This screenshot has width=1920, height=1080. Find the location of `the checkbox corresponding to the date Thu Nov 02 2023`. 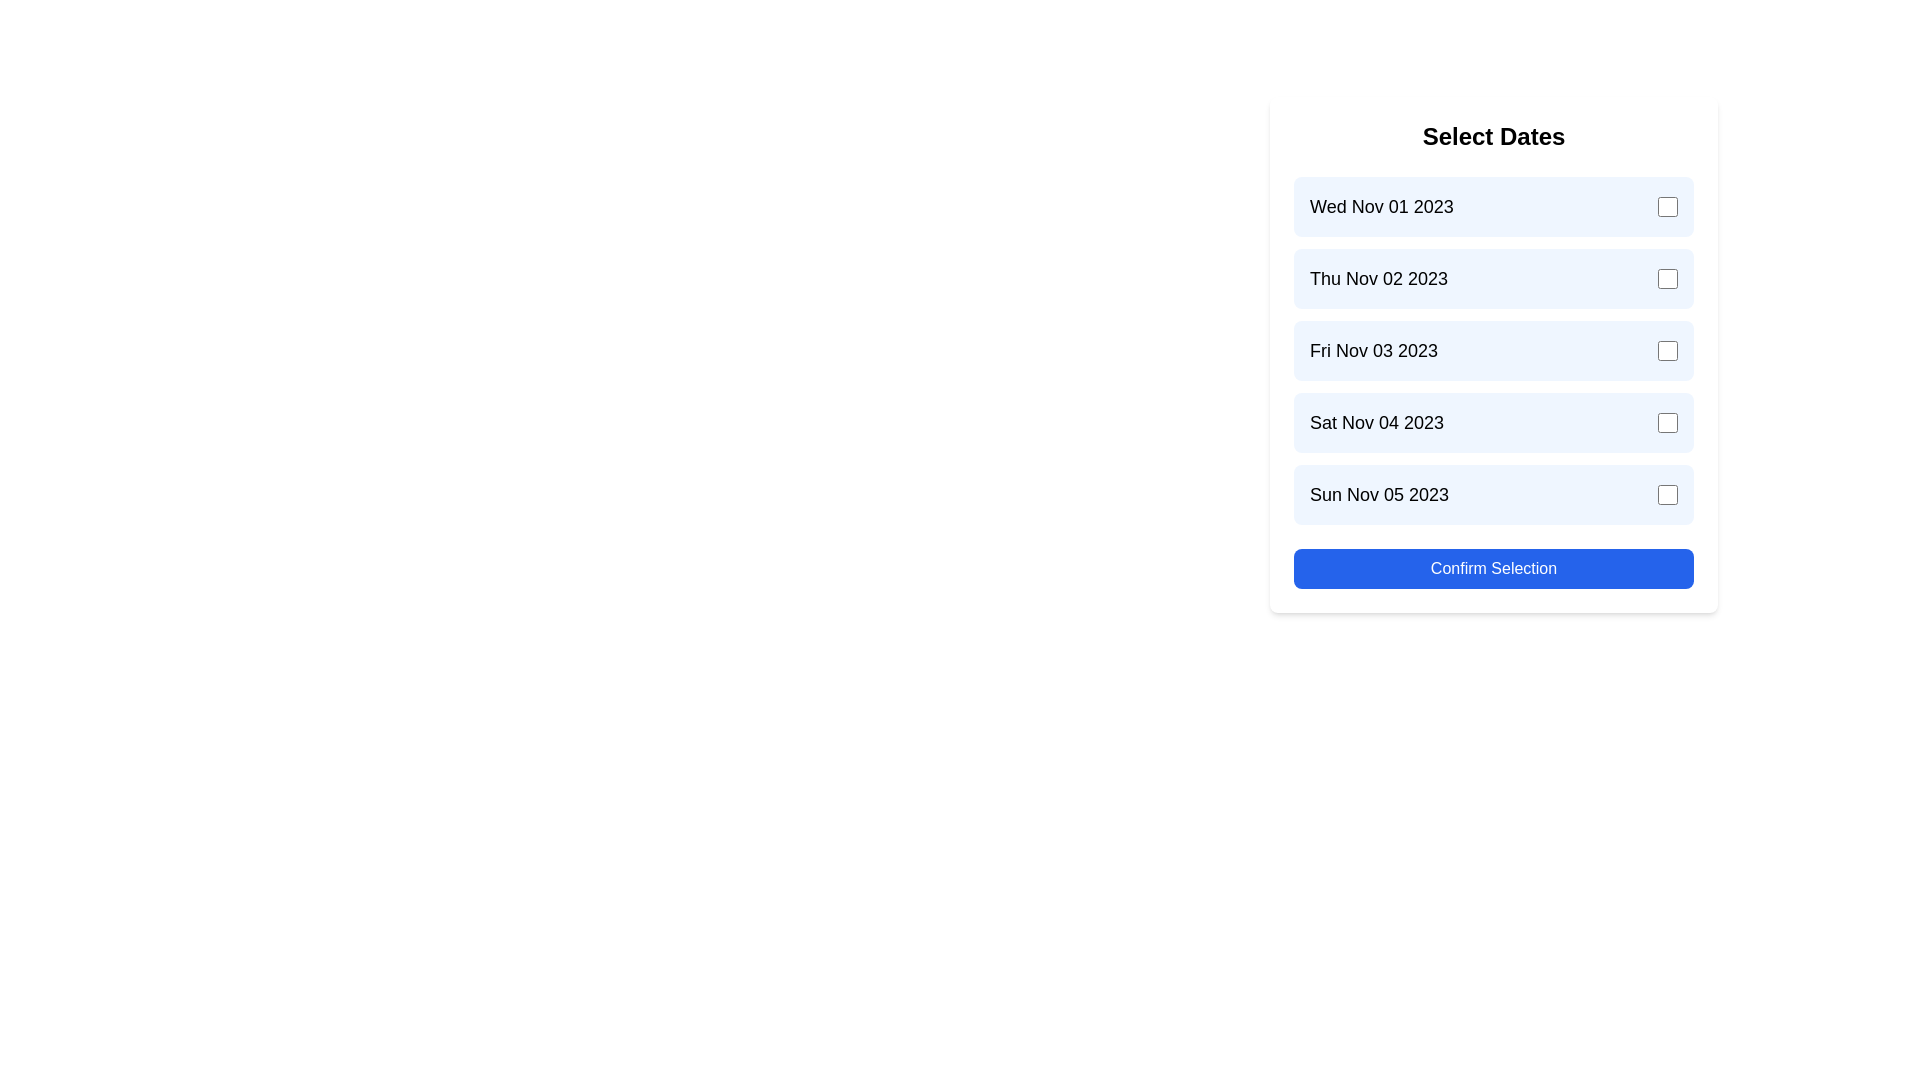

the checkbox corresponding to the date Thu Nov 02 2023 is located at coordinates (1668, 278).